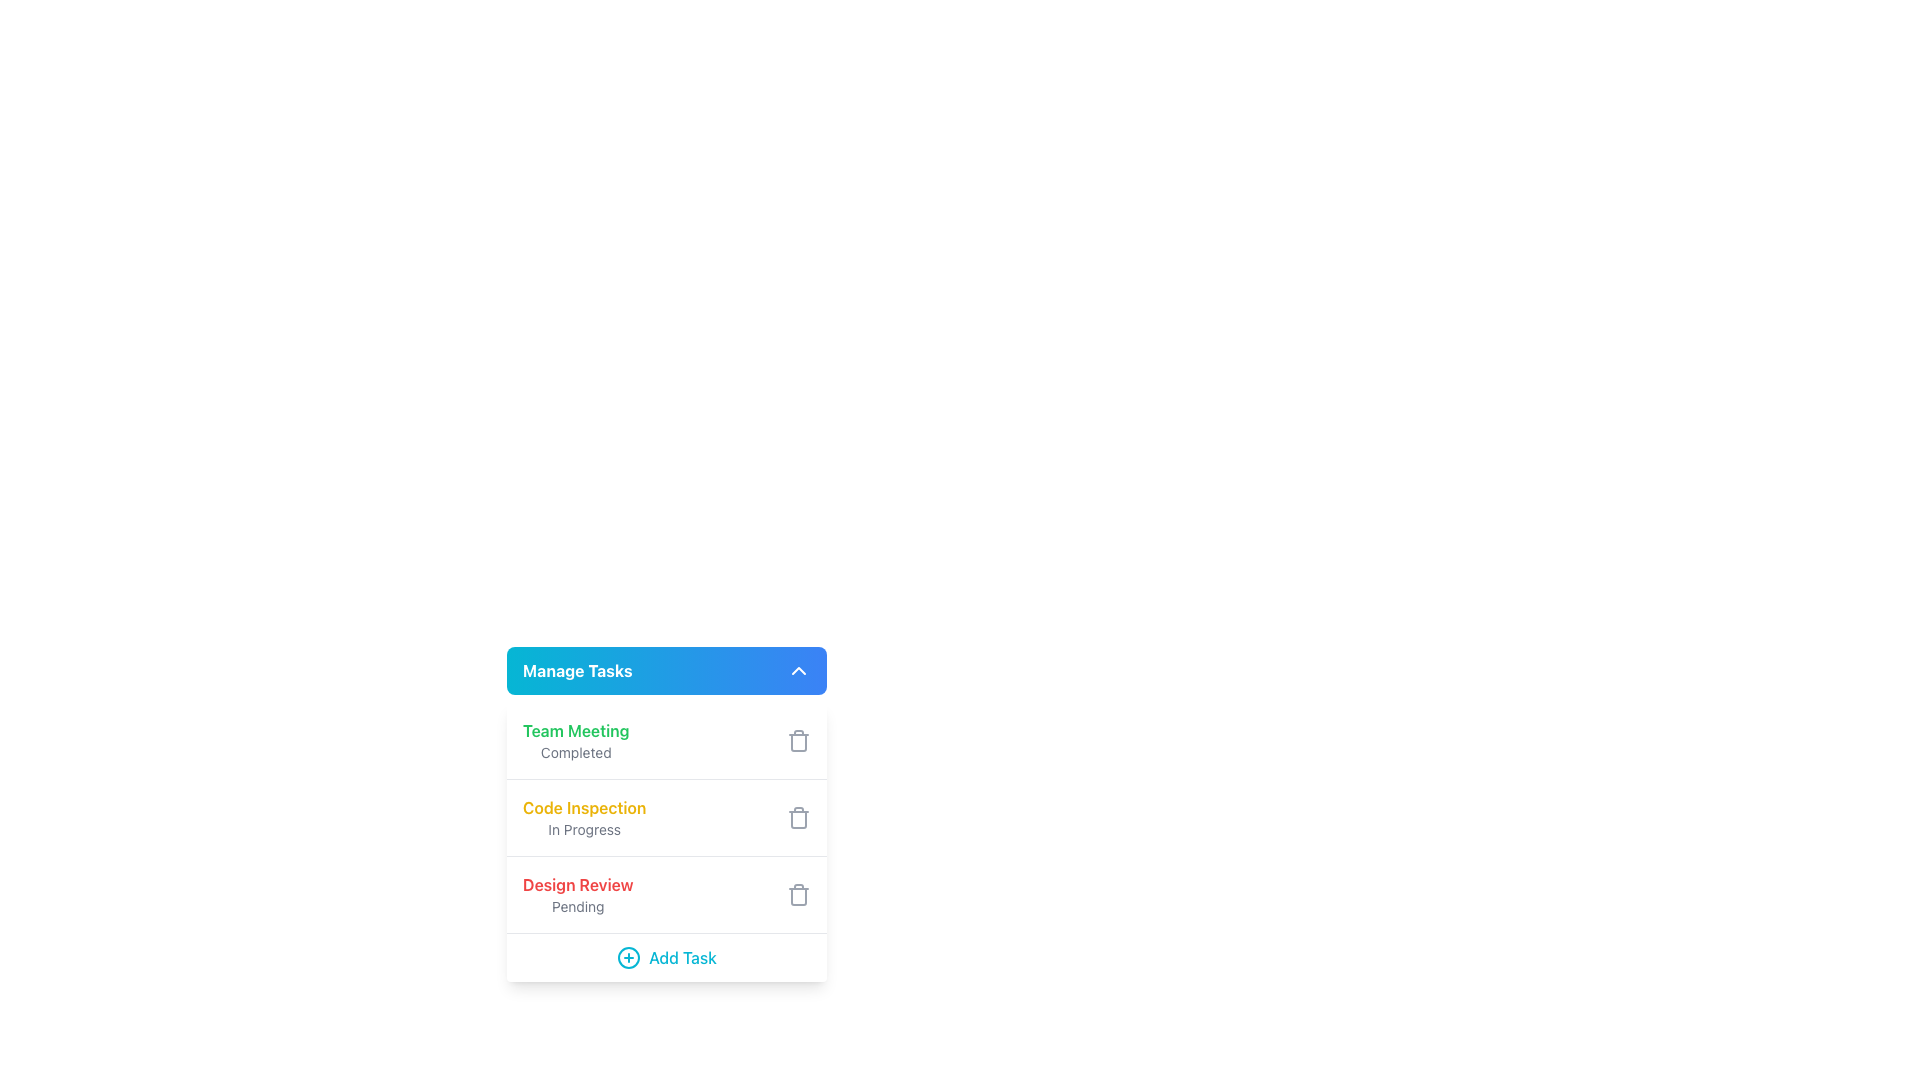 The width and height of the screenshot is (1920, 1080). I want to click on the static text label 'Code Inspection', which is styled in bold yellow font and is part of a task management interface, positioned above the 'In Progress' tag, so click(583, 806).